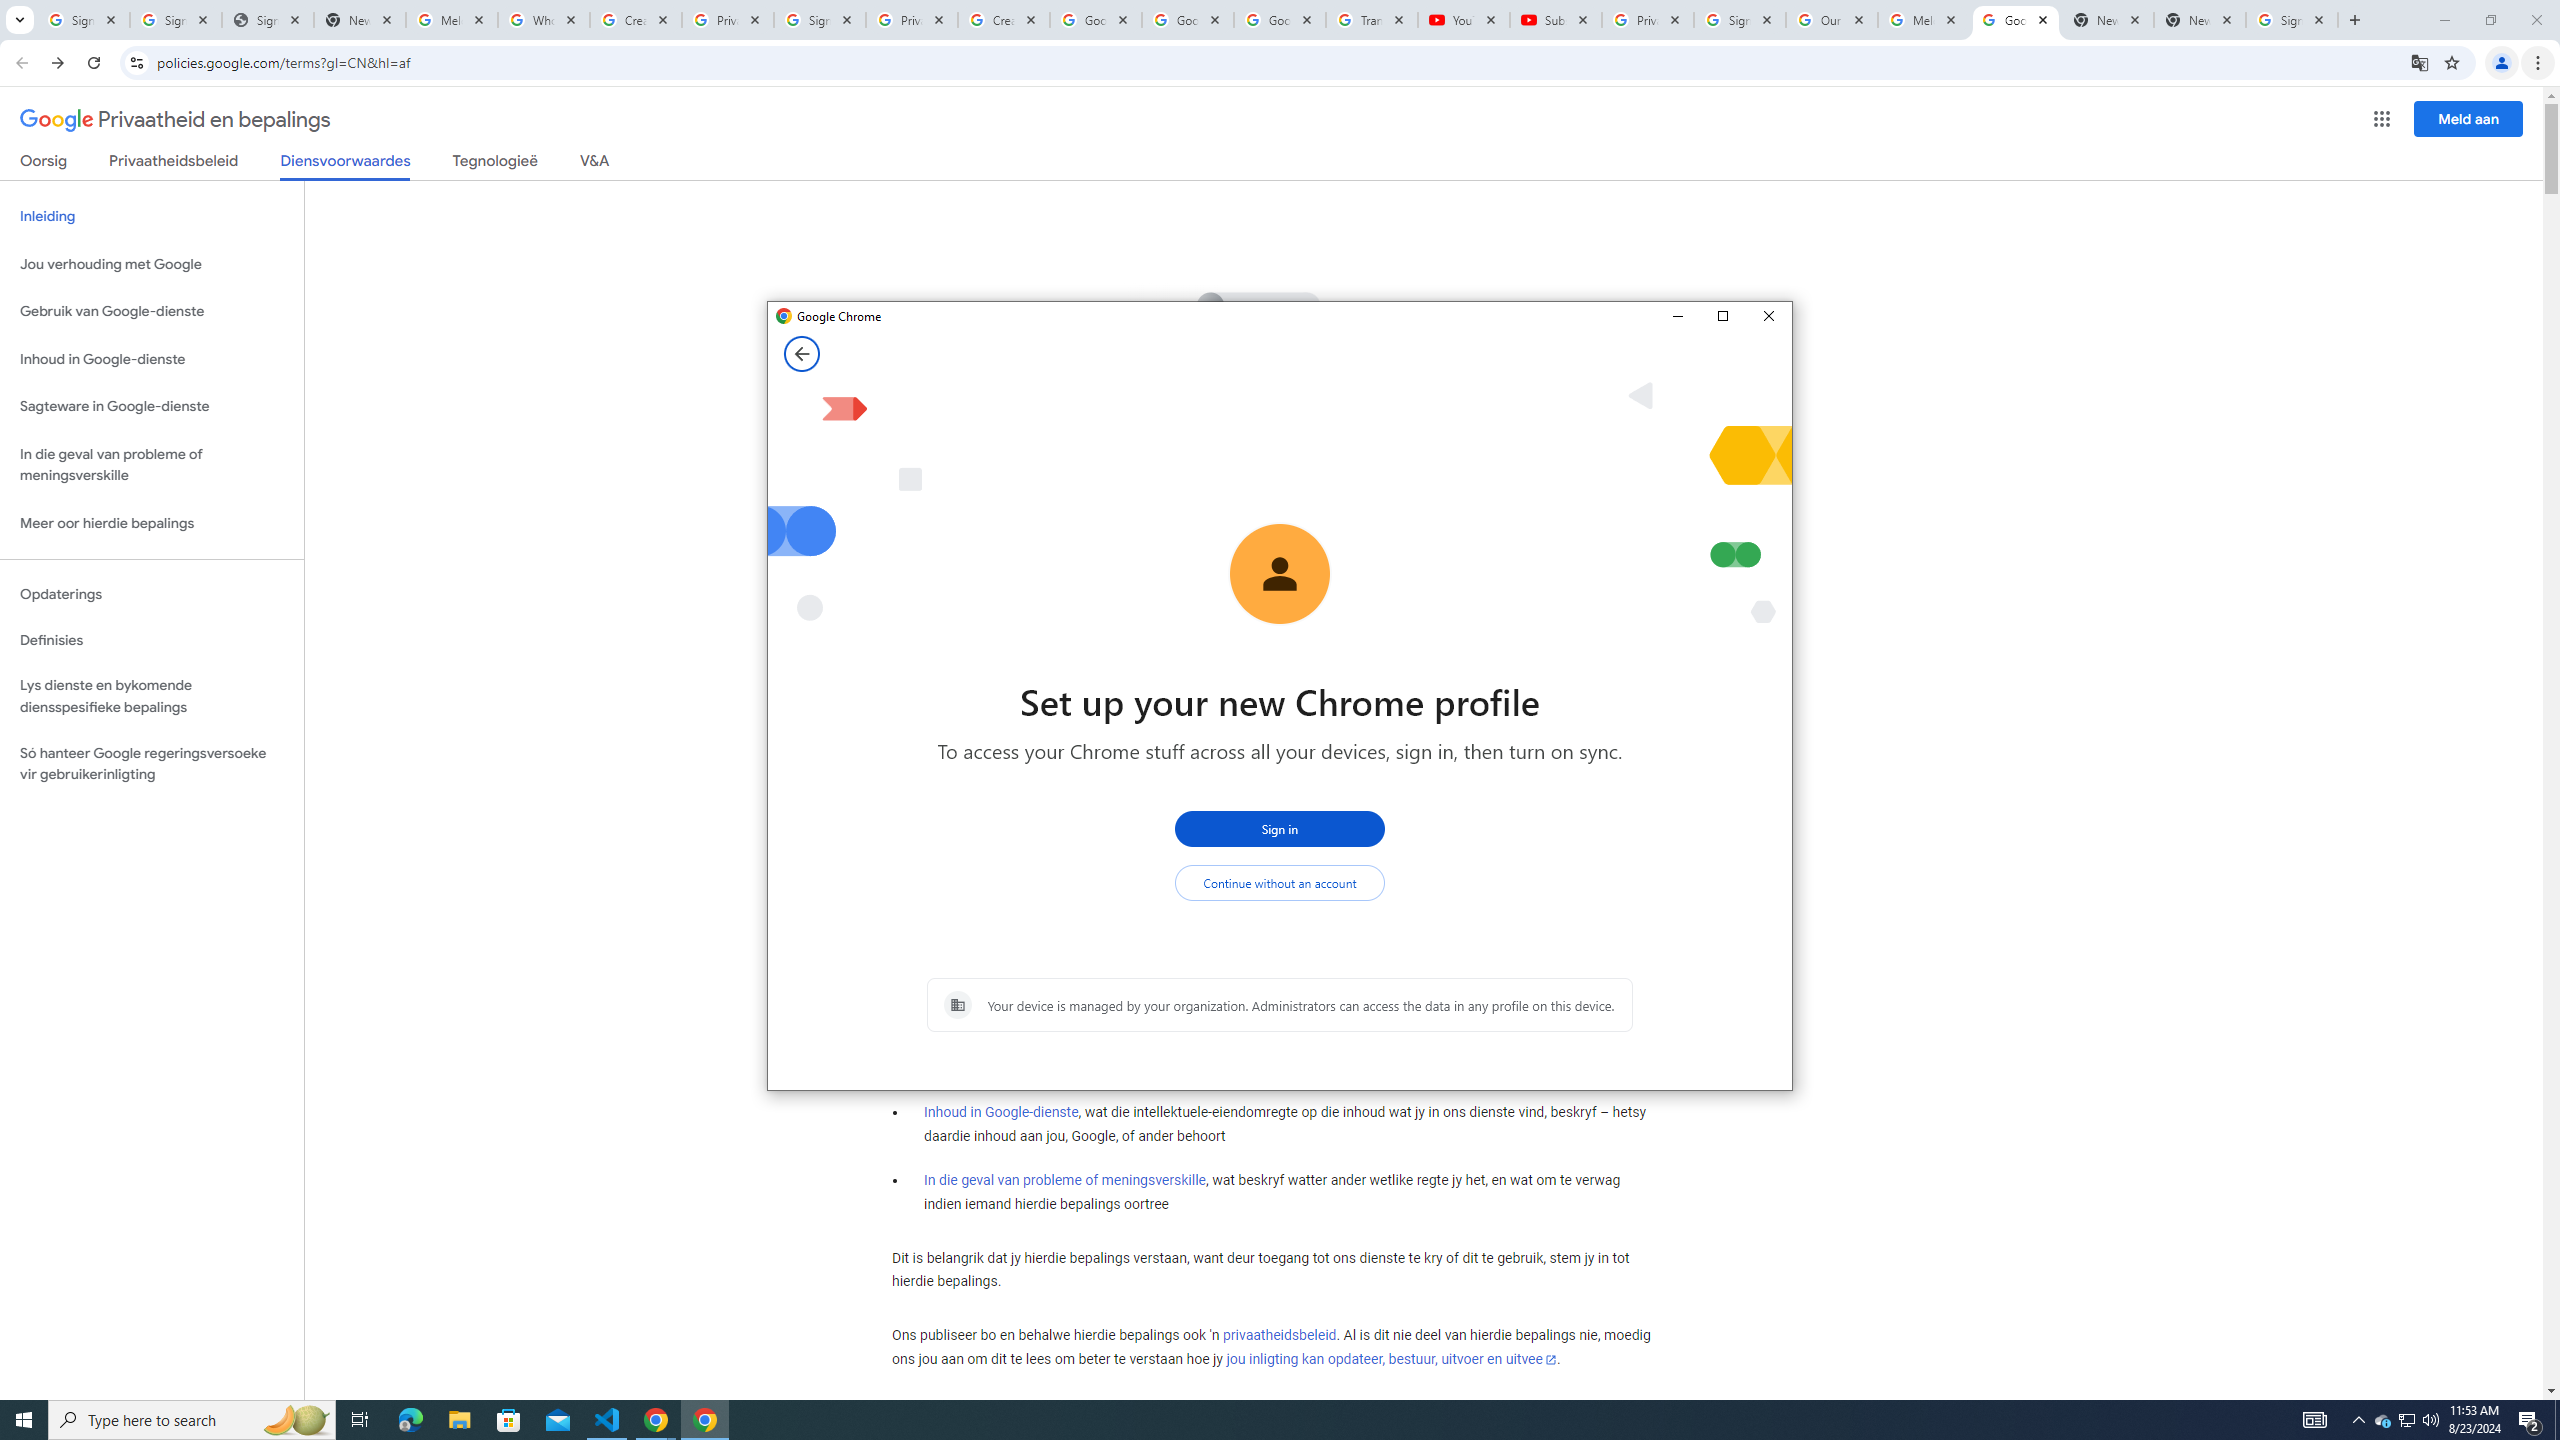 This screenshot has width=2560, height=1440. I want to click on 'Diensvoorwaardes', so click(345, 165).